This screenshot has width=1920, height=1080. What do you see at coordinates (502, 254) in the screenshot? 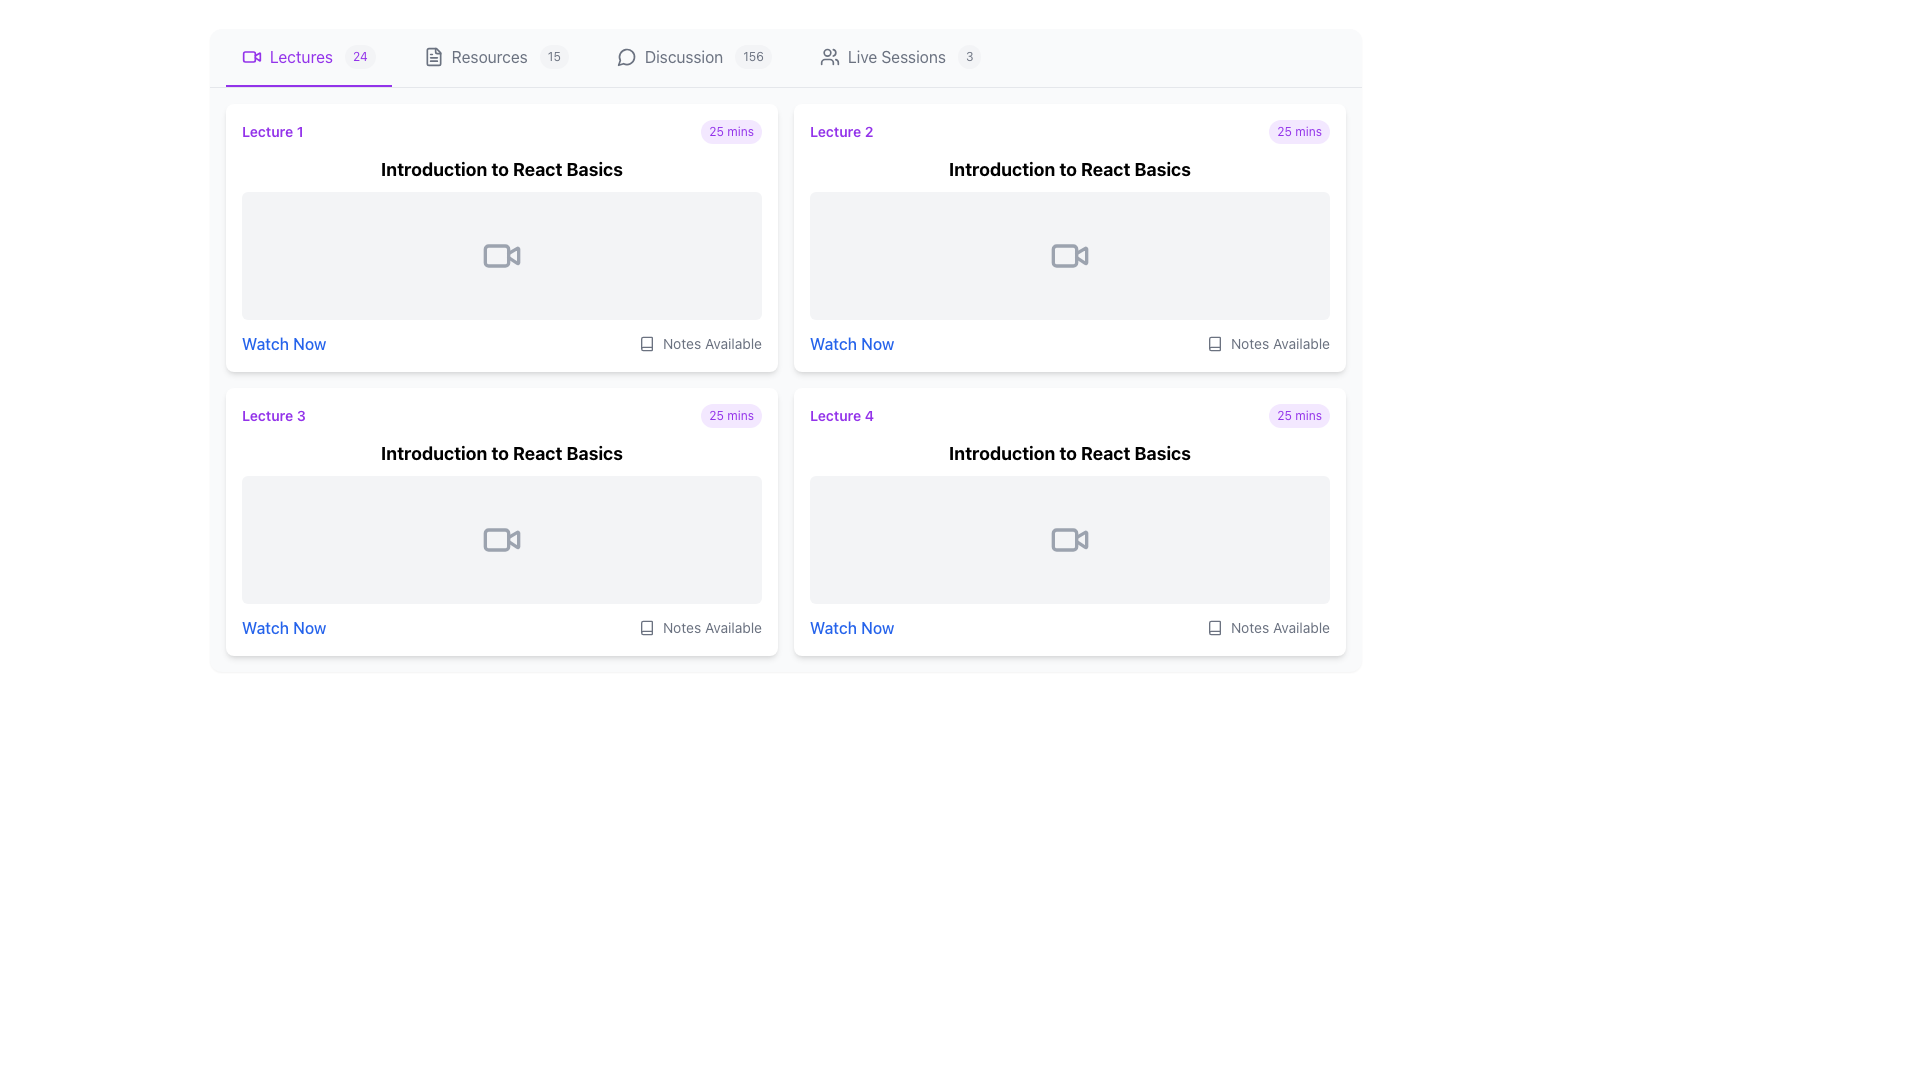
I see `the video lecture icon located in the top-left card of the grid, which is visually centered within the card and positioned above the 'Watch Now' text link to interact with the associated content` at bounding box center [502, 254].